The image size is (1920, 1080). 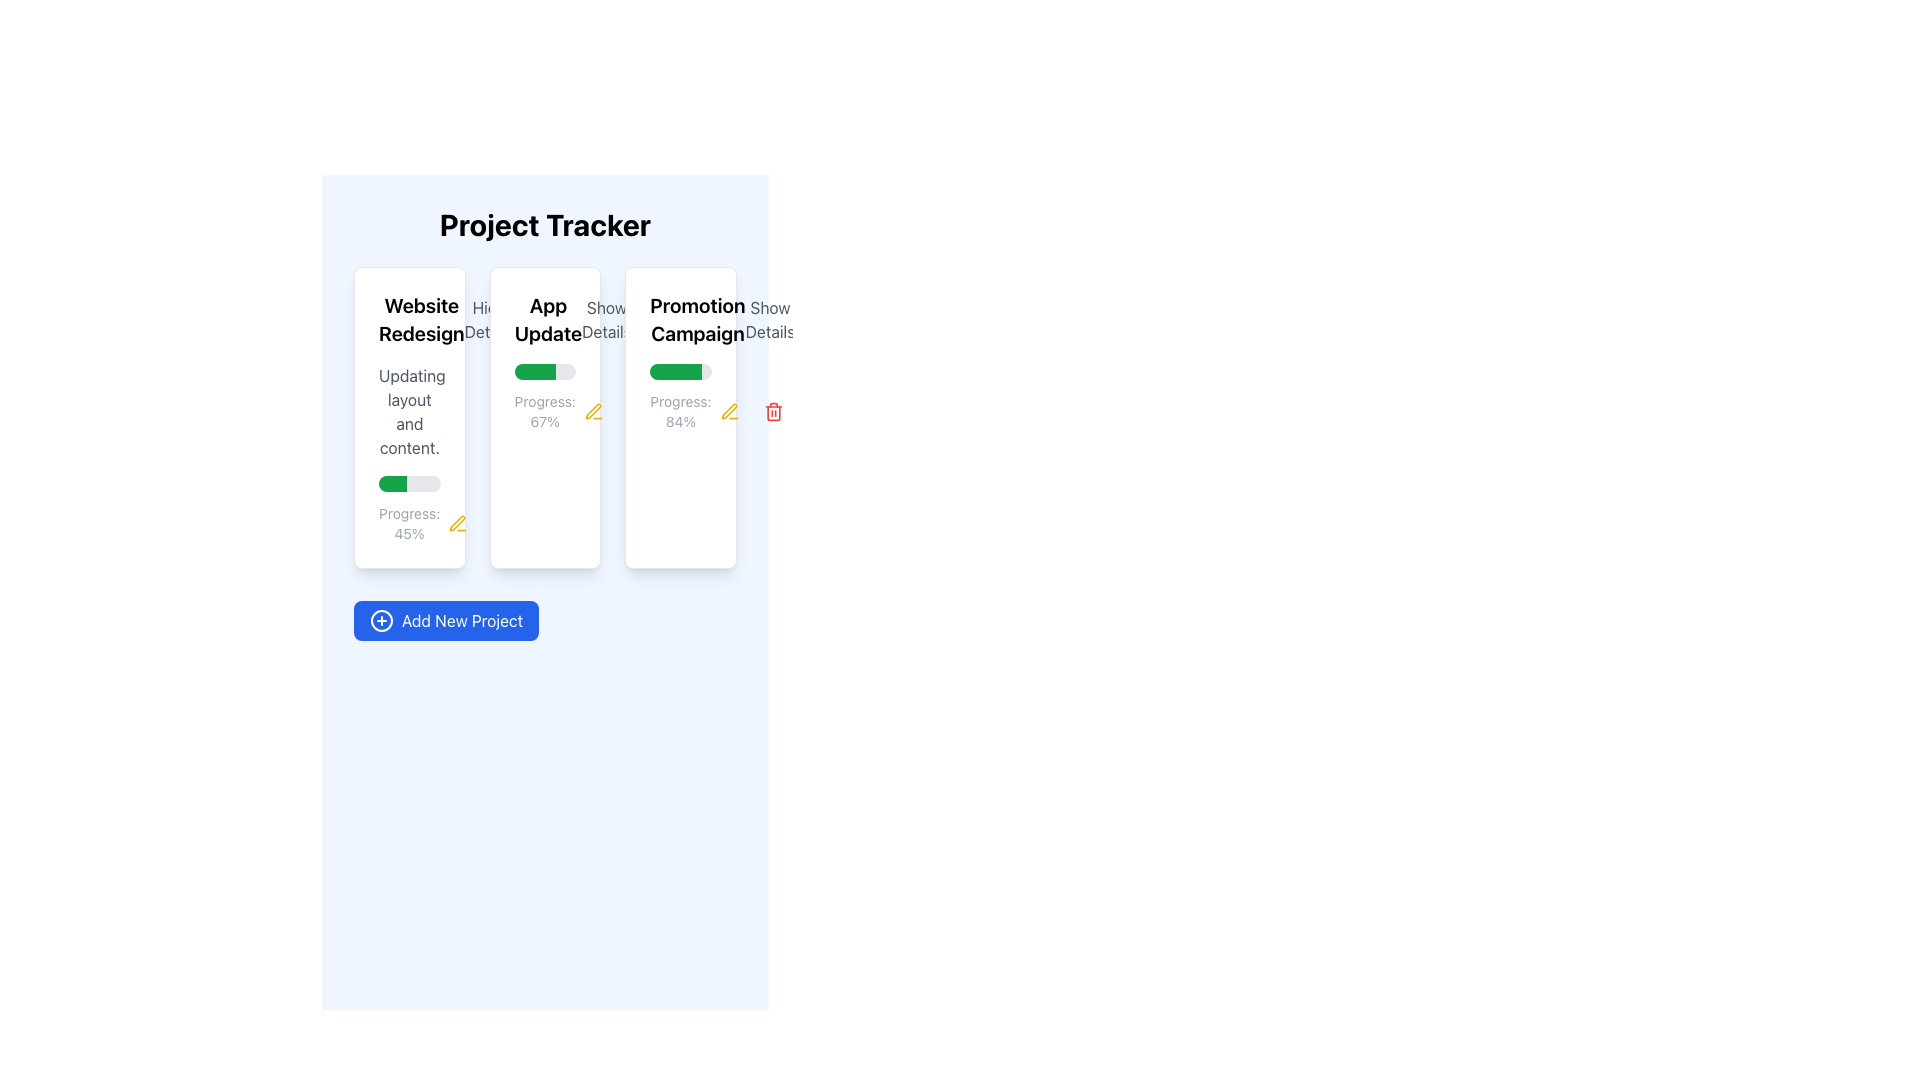 What do you see at coordinates (681, 371) in the screenshot?
I see `the Progress Bar element that visually represents 84% completion, located in the 'Promotion Campaign' card, below the title and above the 'Progress: 84%' text label` at bounding box center [681, 371].